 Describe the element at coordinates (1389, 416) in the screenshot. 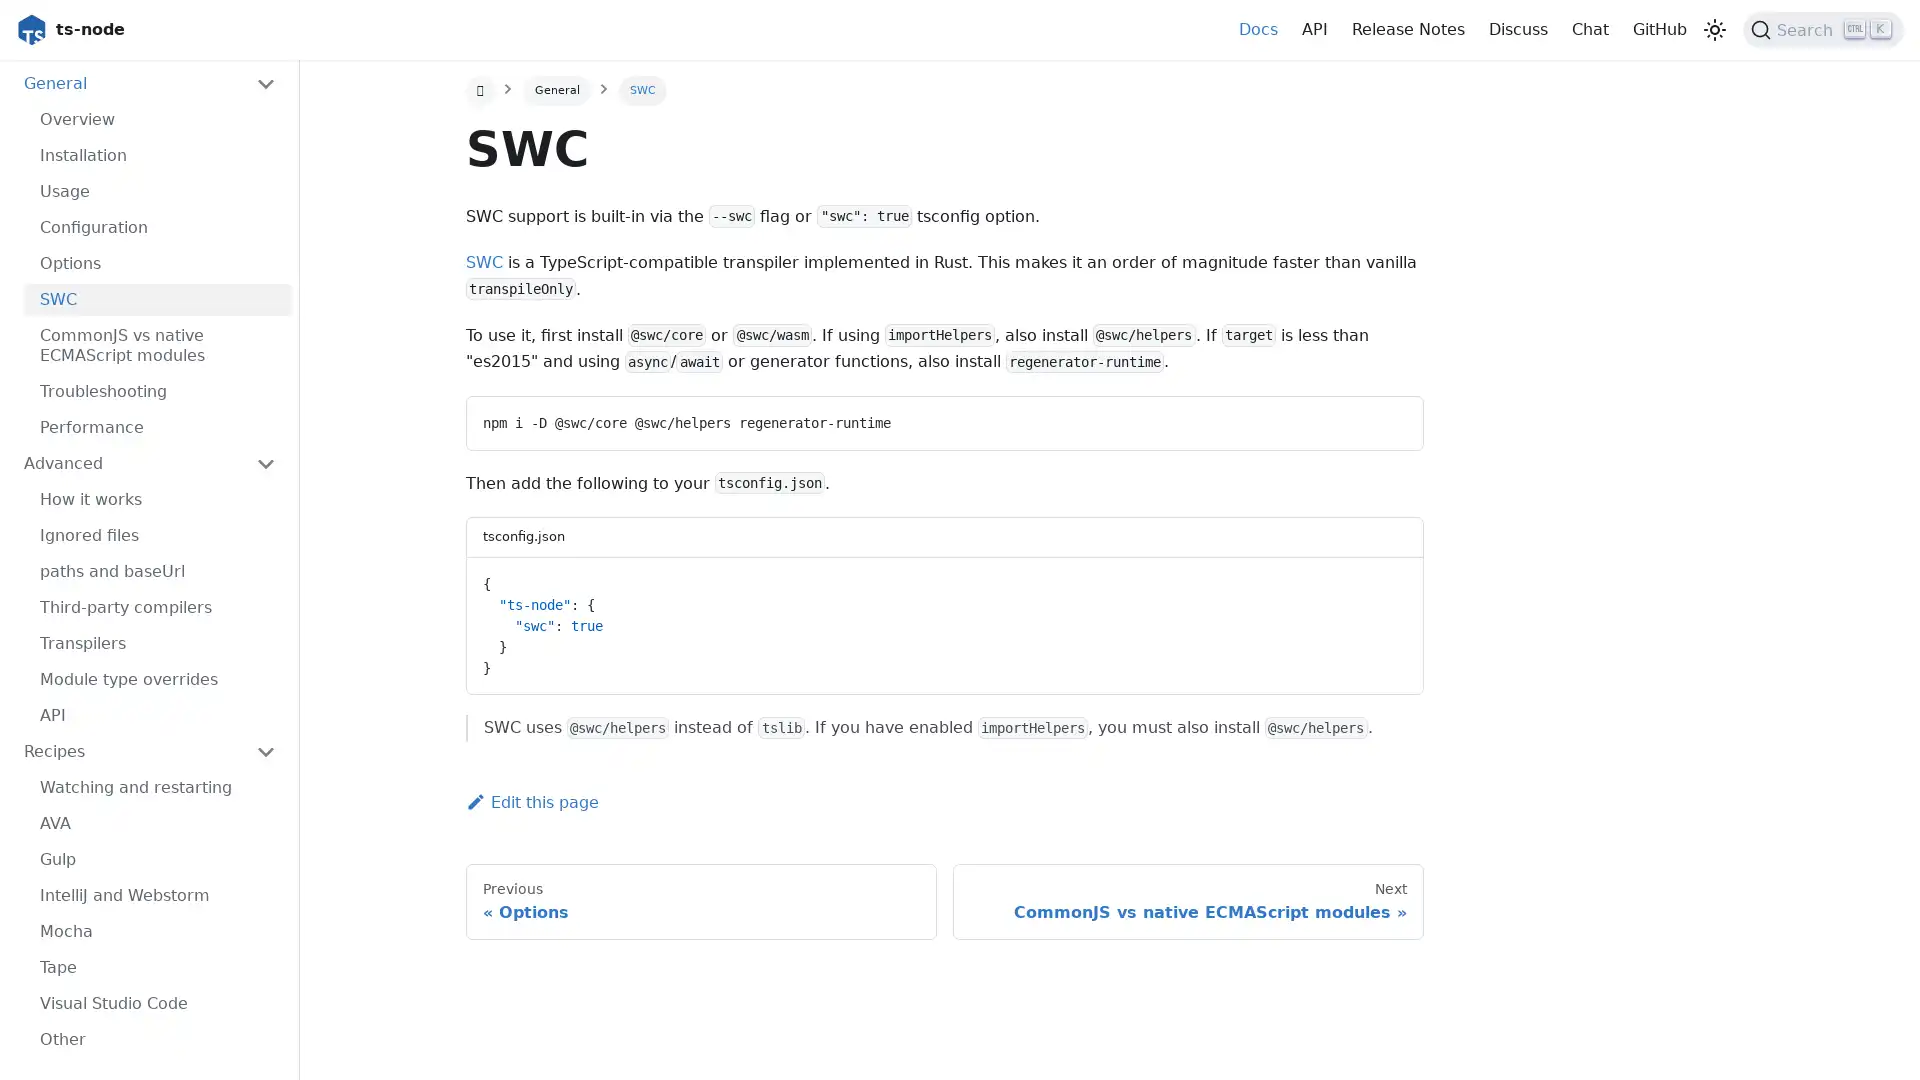

I see `Copy code to clipboard` at that location.